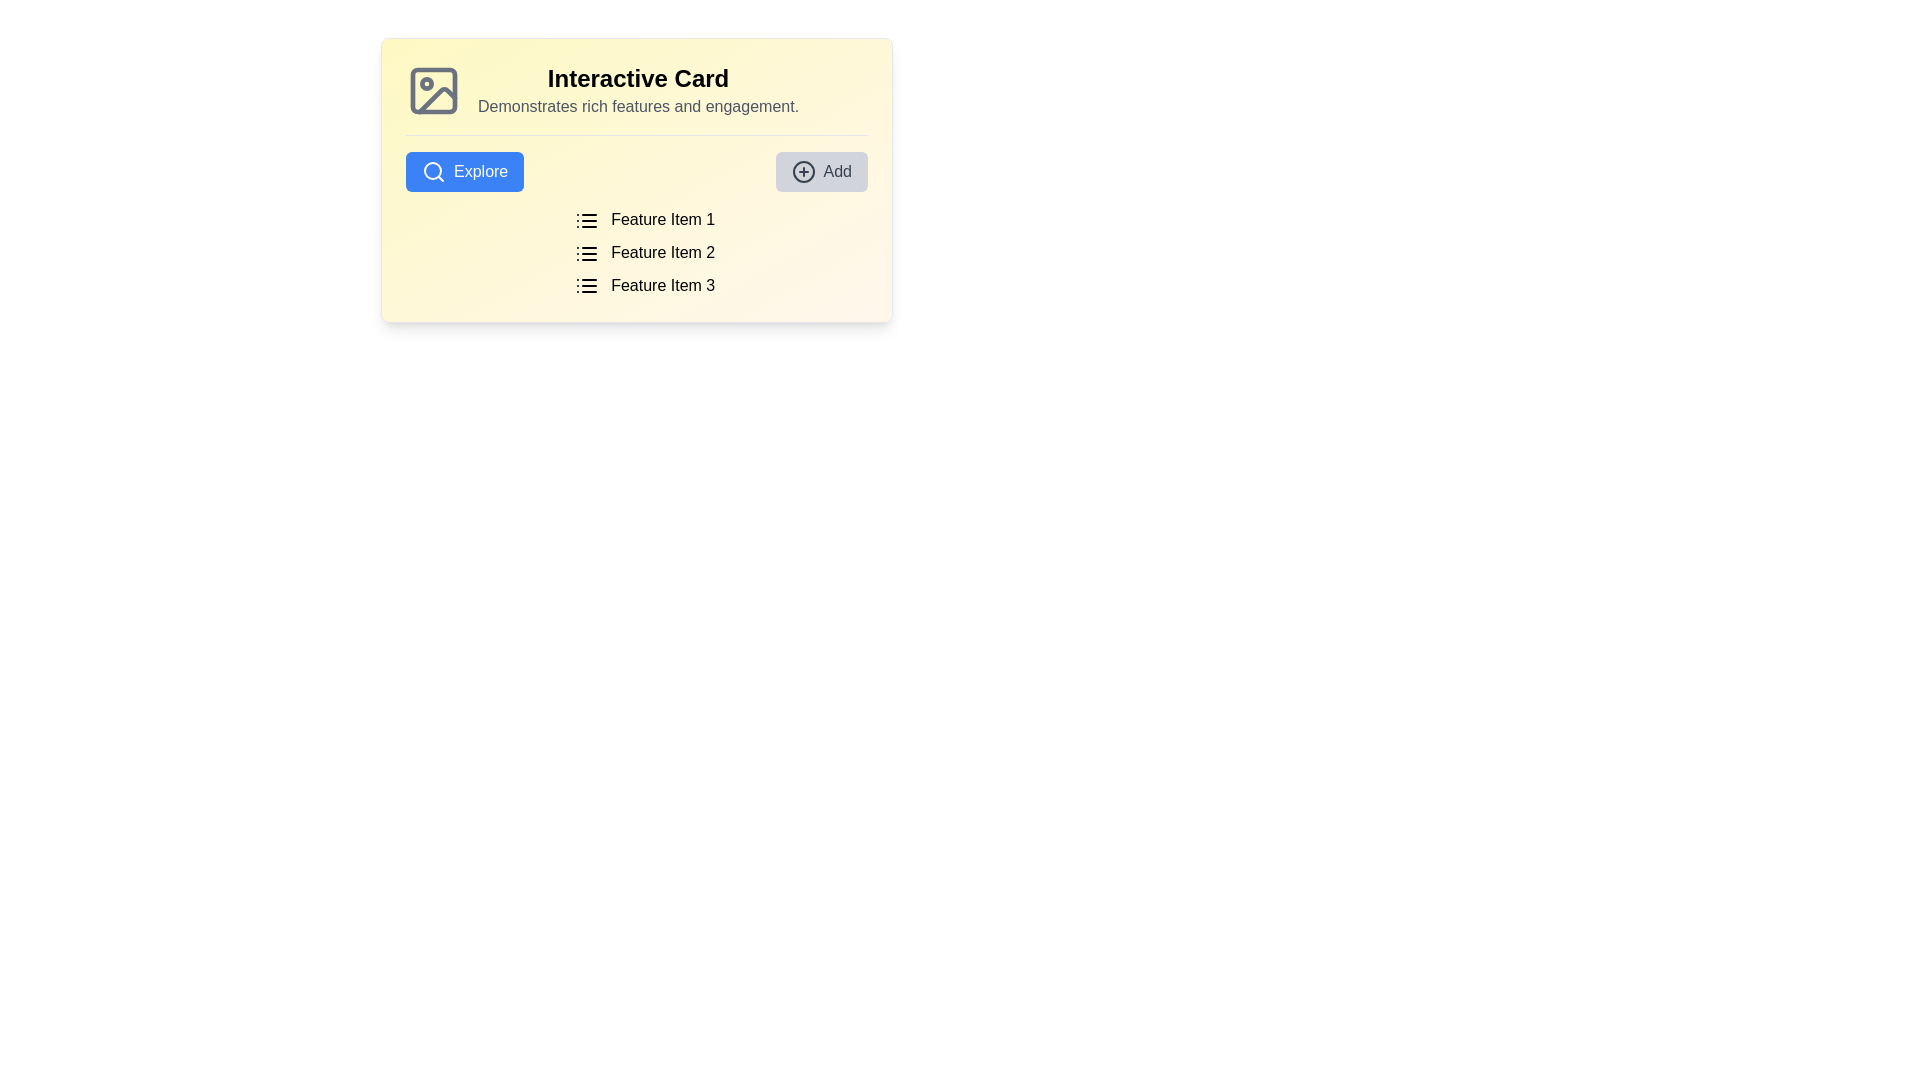 This screenshot has width=1920, height=1080. I want to click on icon of the Text Label with Preceding Icon located in the second position of the vertical list under the 'Interactive Card', so click(644, 252).